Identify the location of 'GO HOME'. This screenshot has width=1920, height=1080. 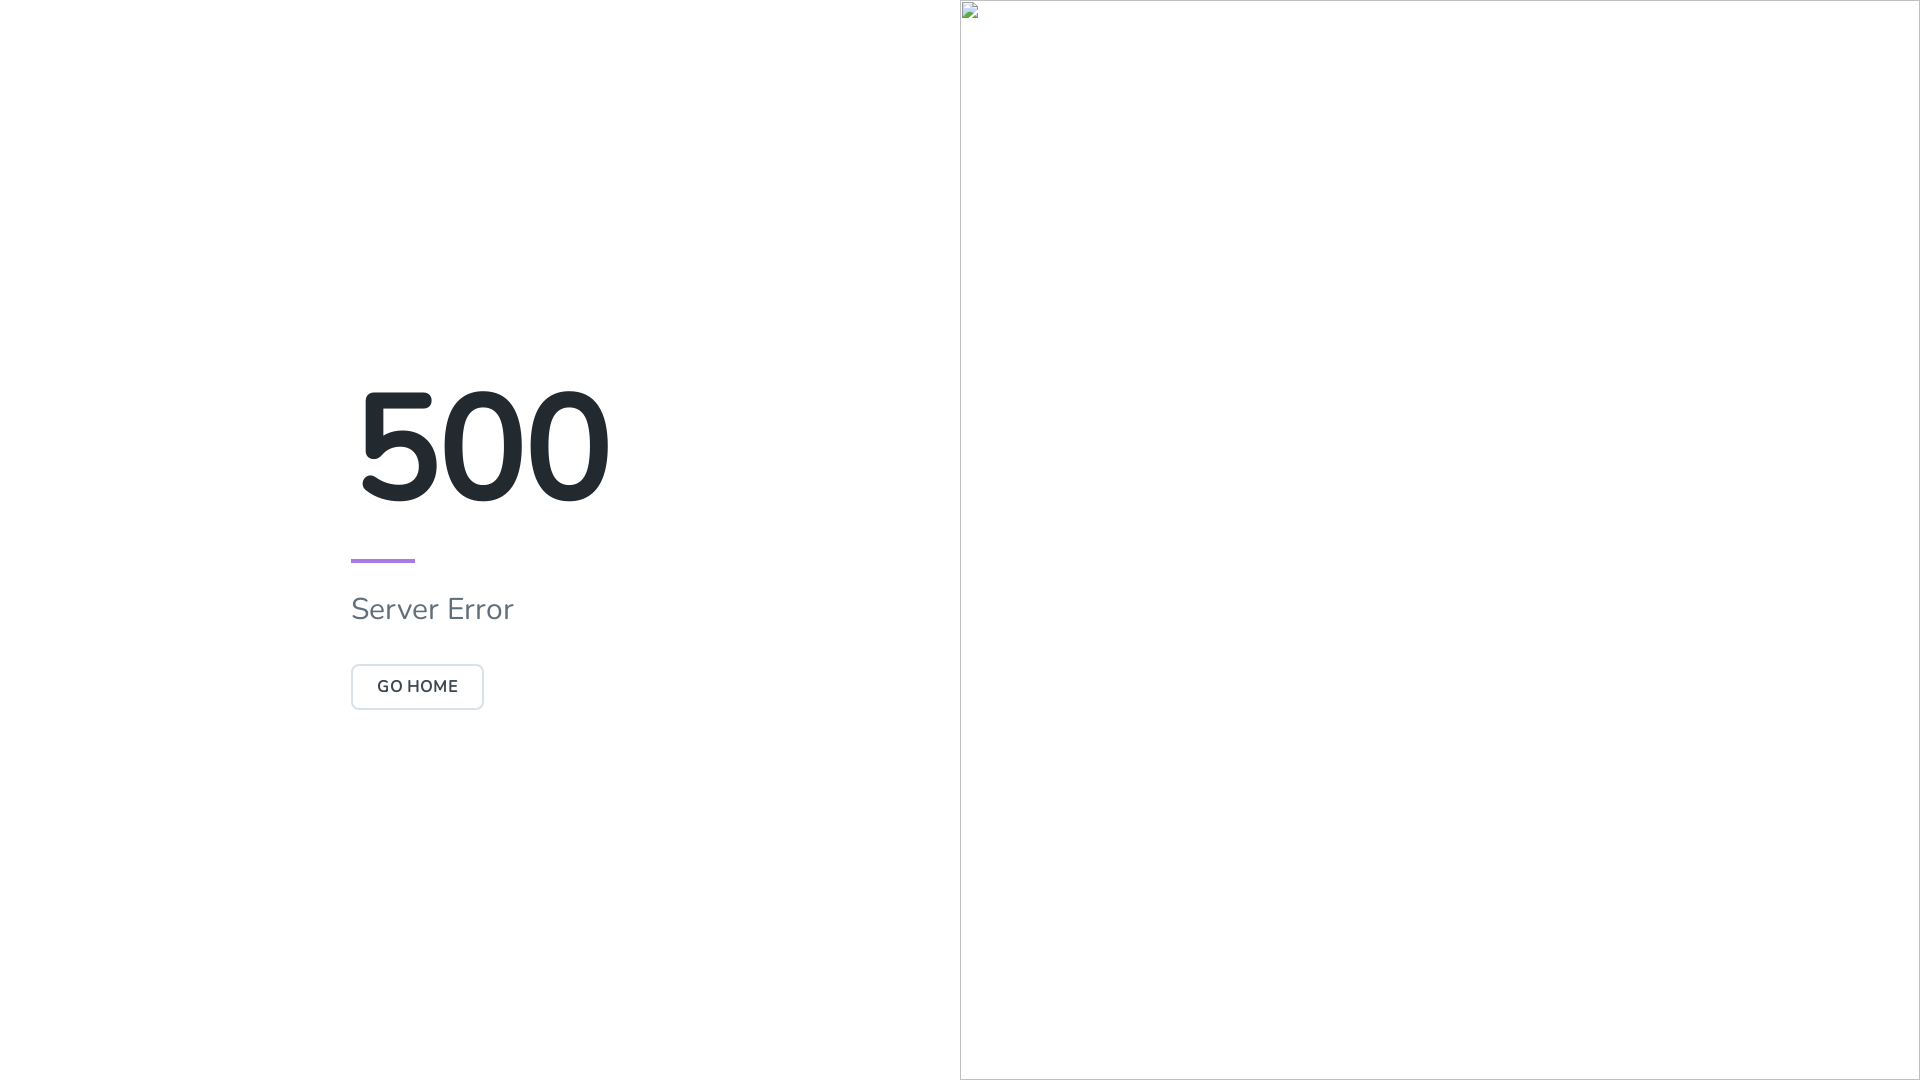
(416, 685).